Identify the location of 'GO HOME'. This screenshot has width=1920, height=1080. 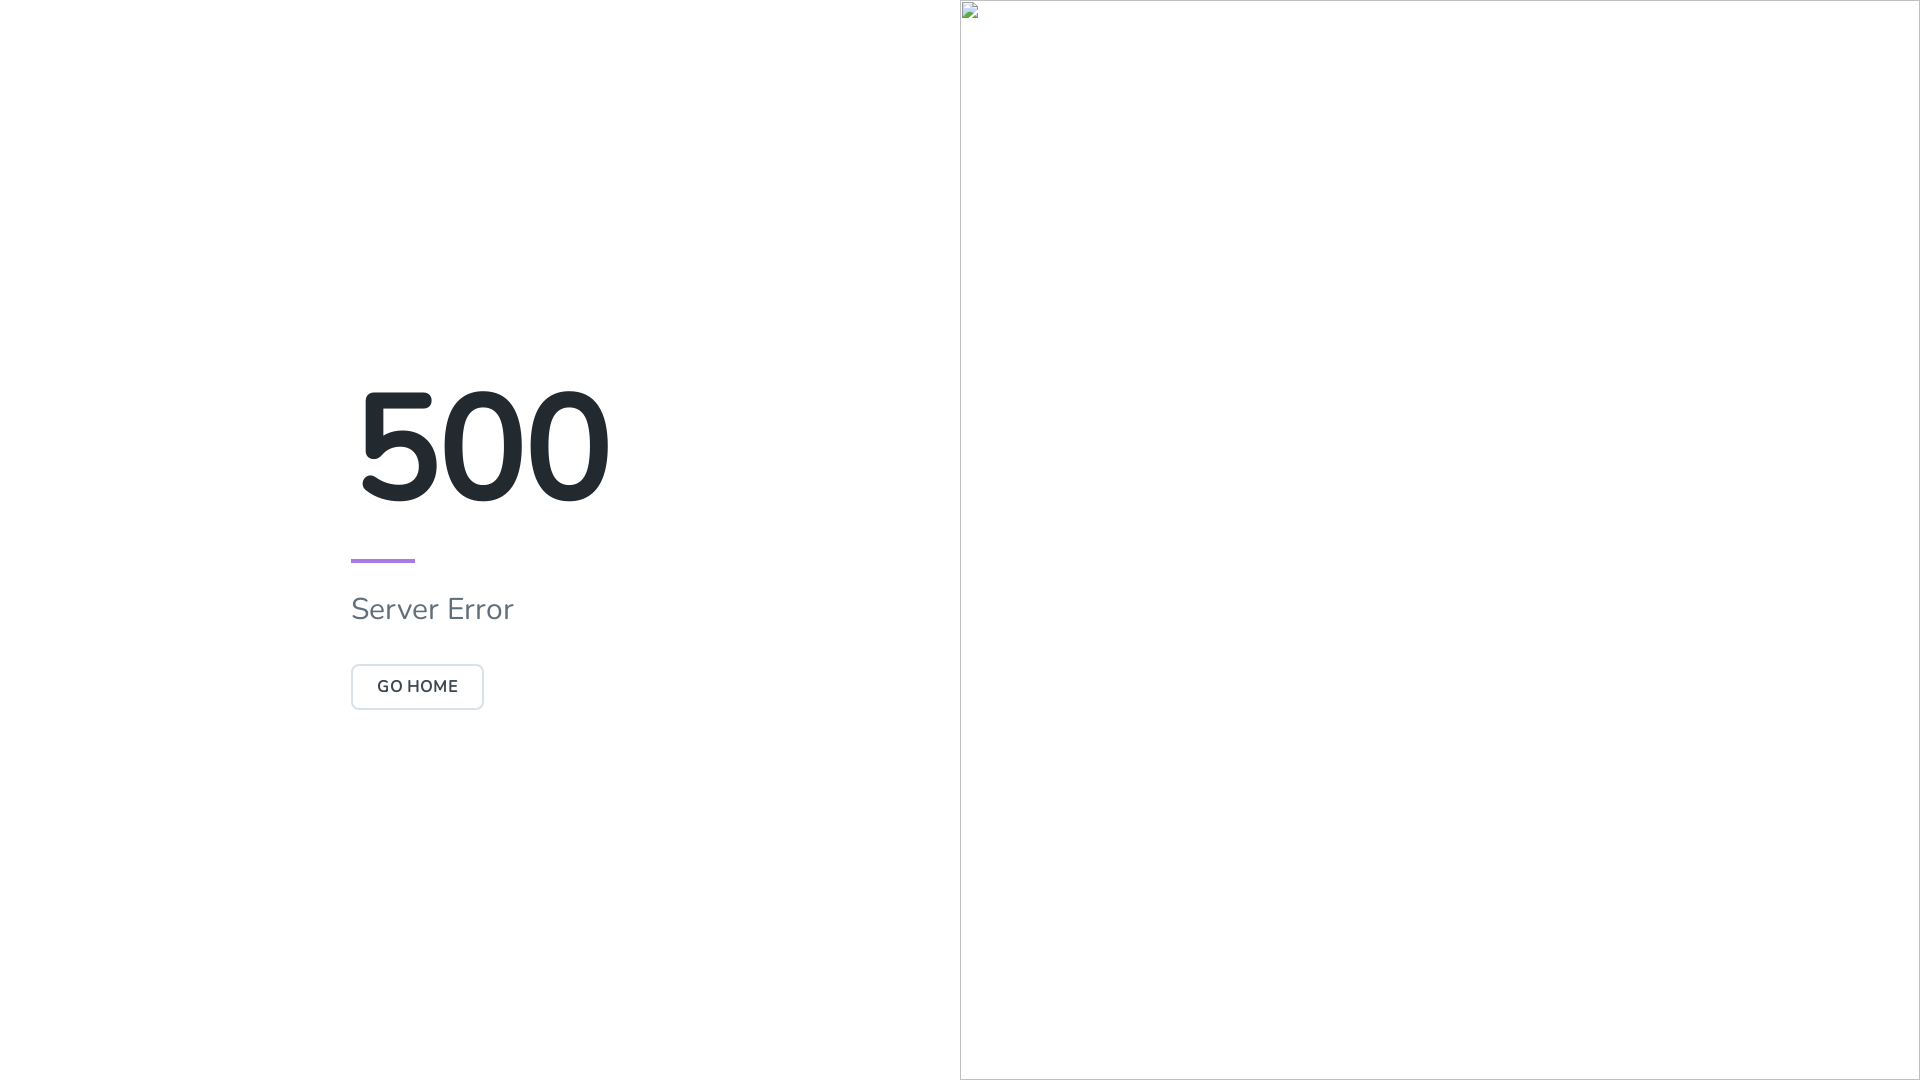
(416, 685).